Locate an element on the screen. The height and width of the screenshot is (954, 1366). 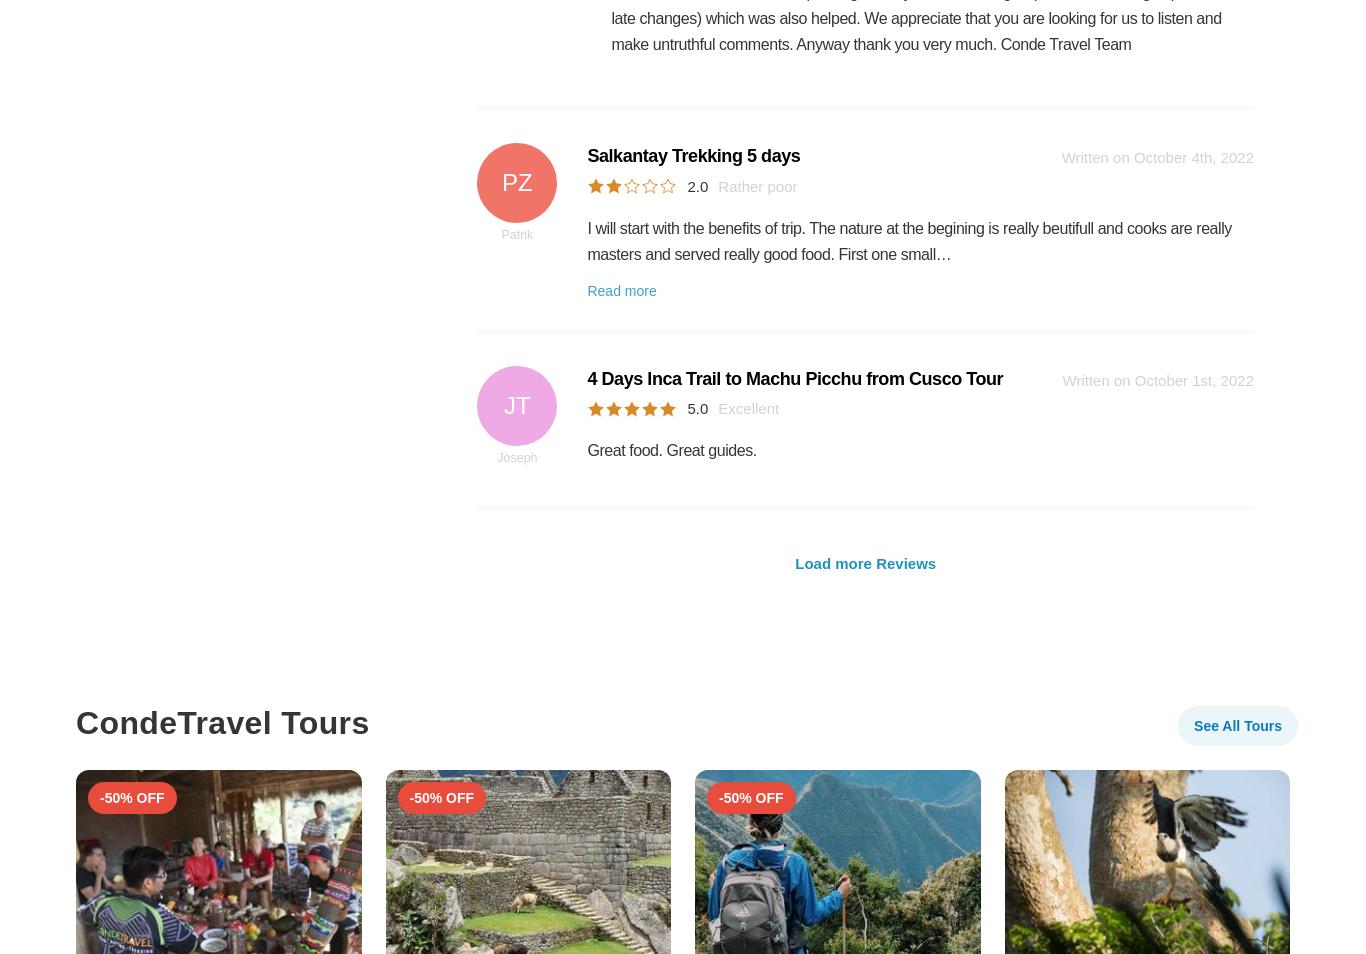
'2.0' is located at coordinates (697, 184).